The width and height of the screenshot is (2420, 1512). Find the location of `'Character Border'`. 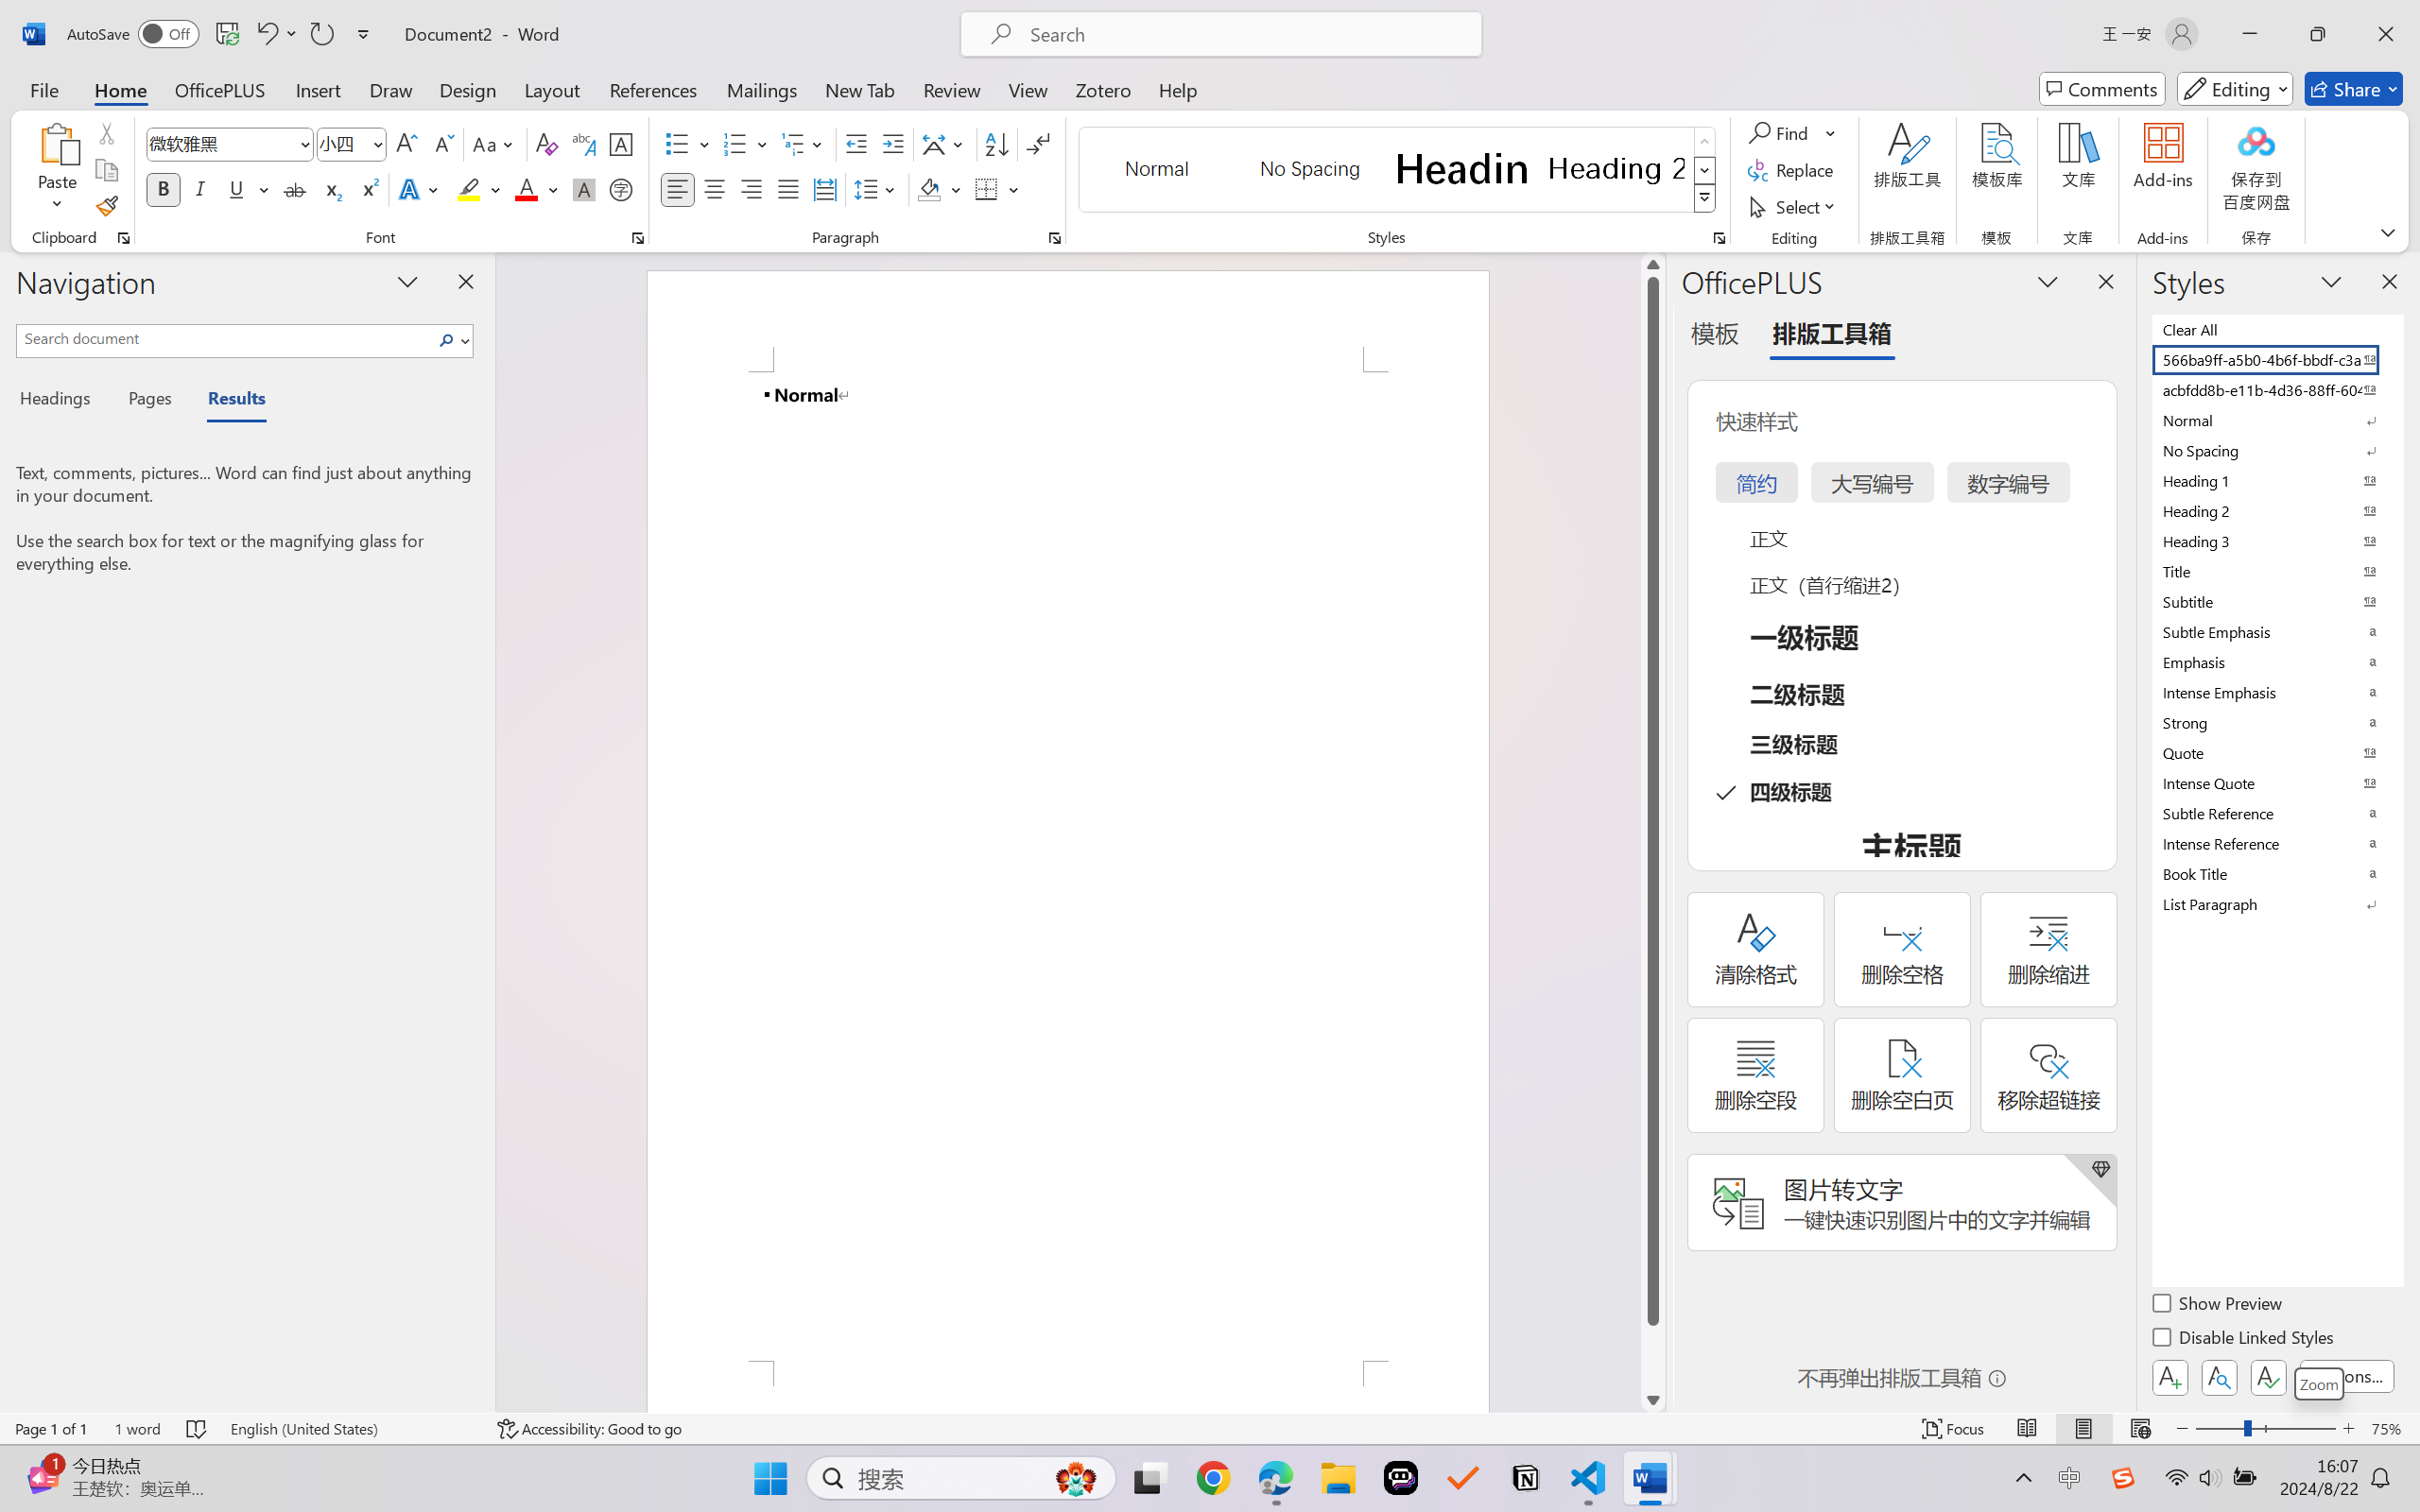

'Character Border' is located at coordinates (621, 144).